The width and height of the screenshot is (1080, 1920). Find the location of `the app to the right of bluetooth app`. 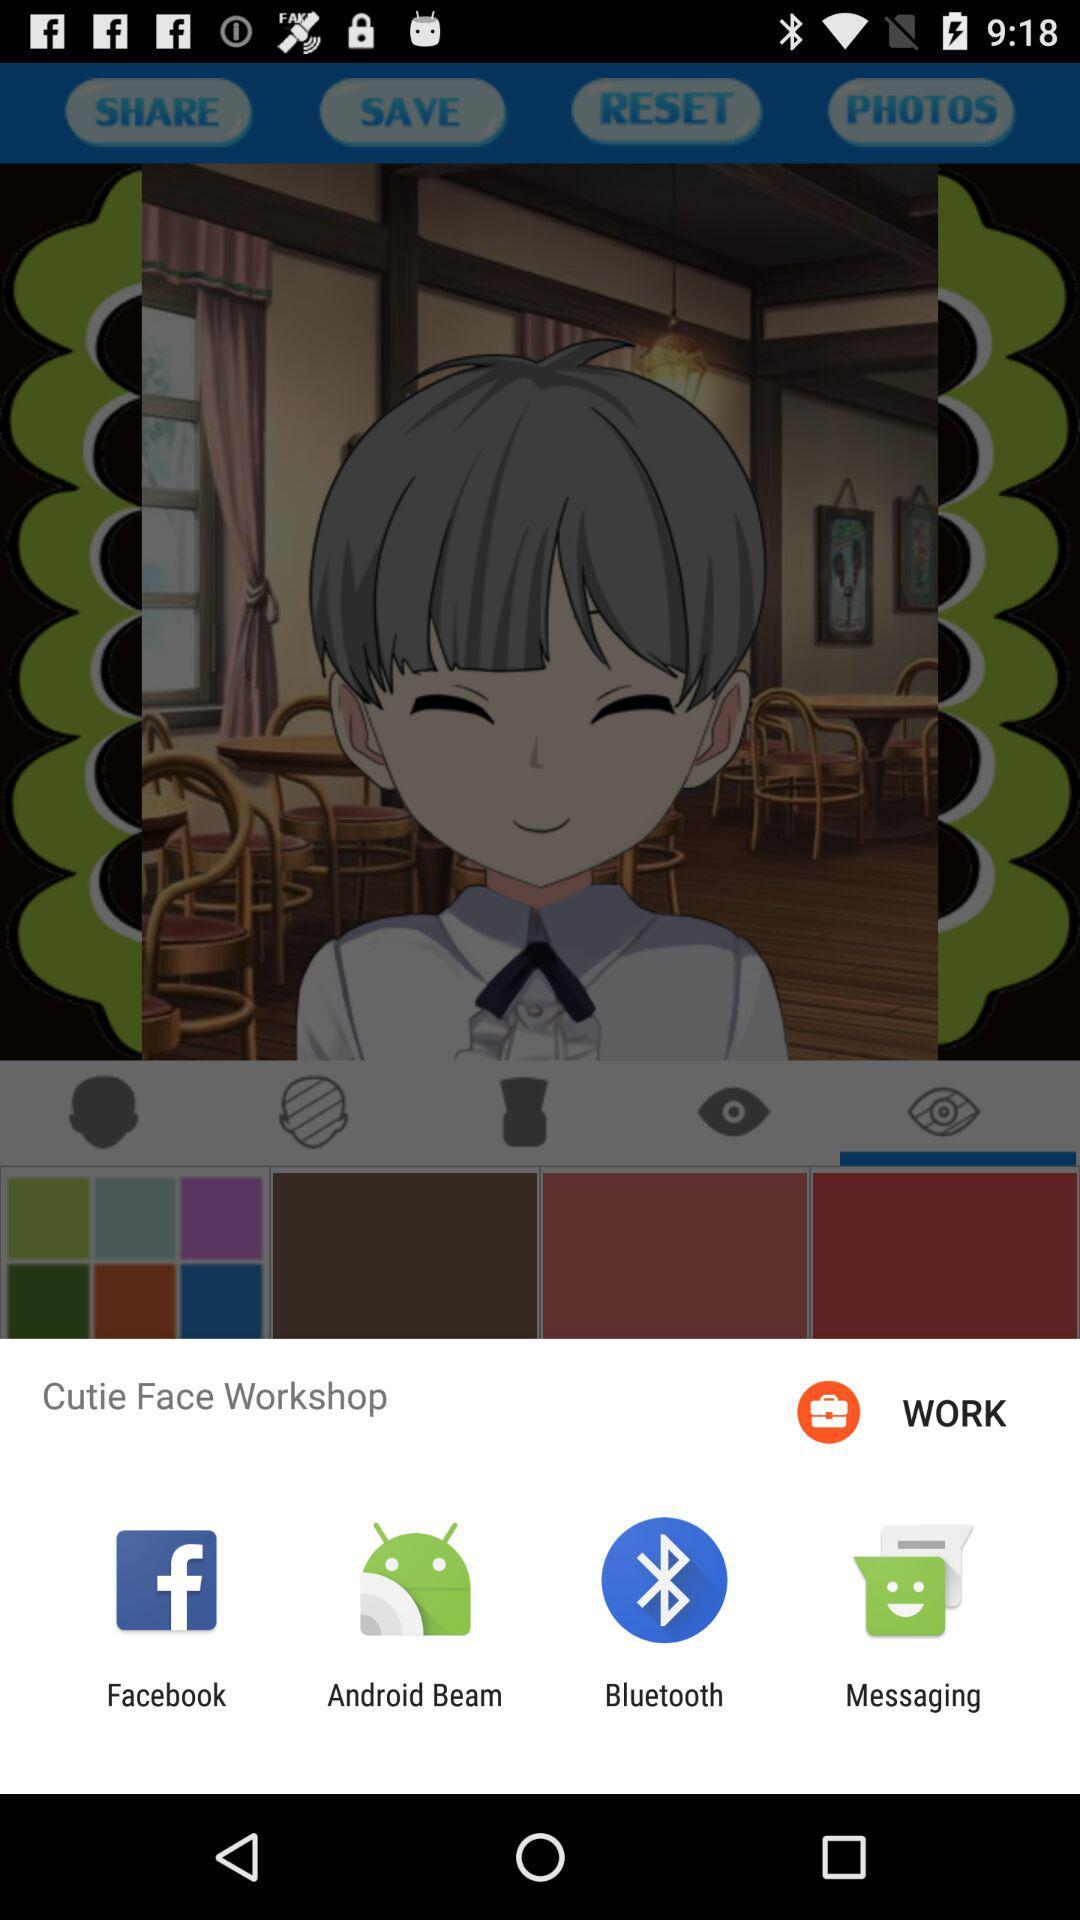

the app to the right of bluetooth app is located at coordinates (913, 1711).